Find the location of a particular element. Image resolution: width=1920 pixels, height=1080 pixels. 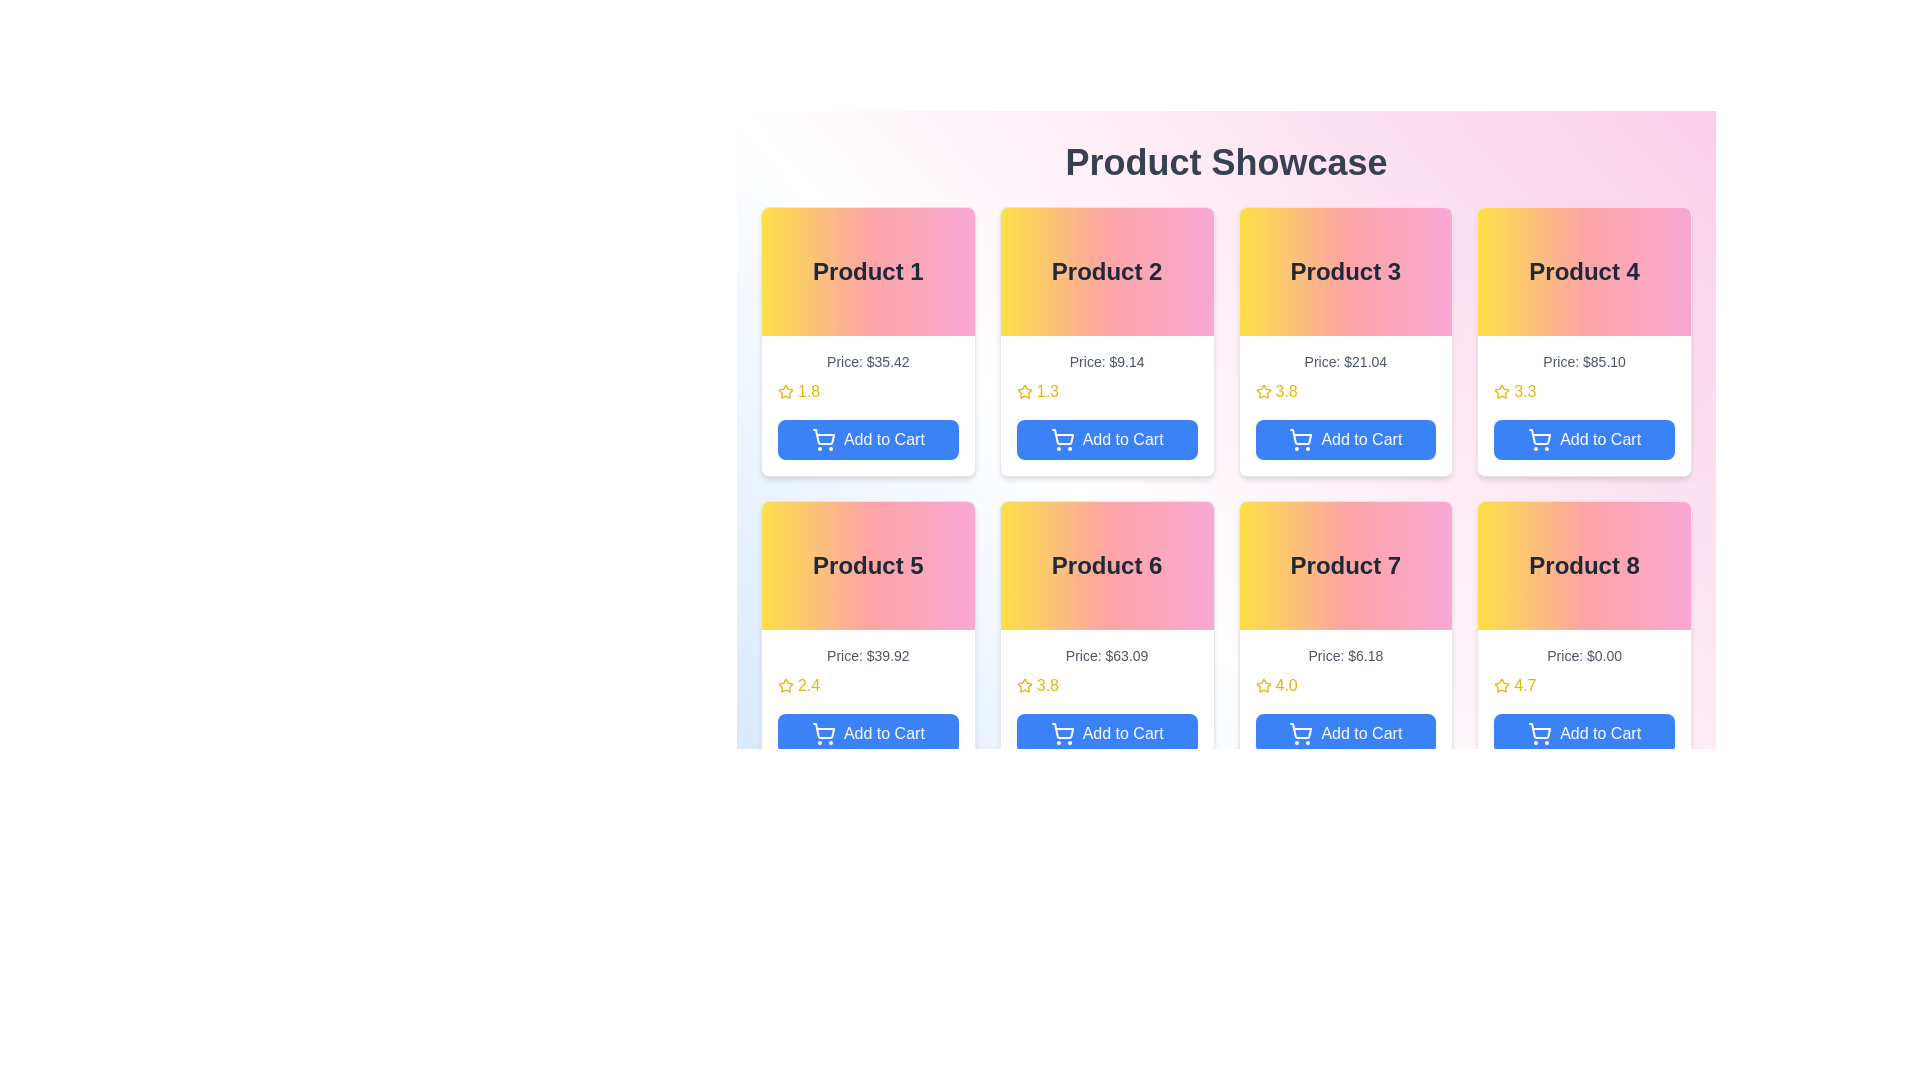

the blue 'Add to Cart' button with rounded corners located below the product price and rating is located at coordinates (1345, 733).